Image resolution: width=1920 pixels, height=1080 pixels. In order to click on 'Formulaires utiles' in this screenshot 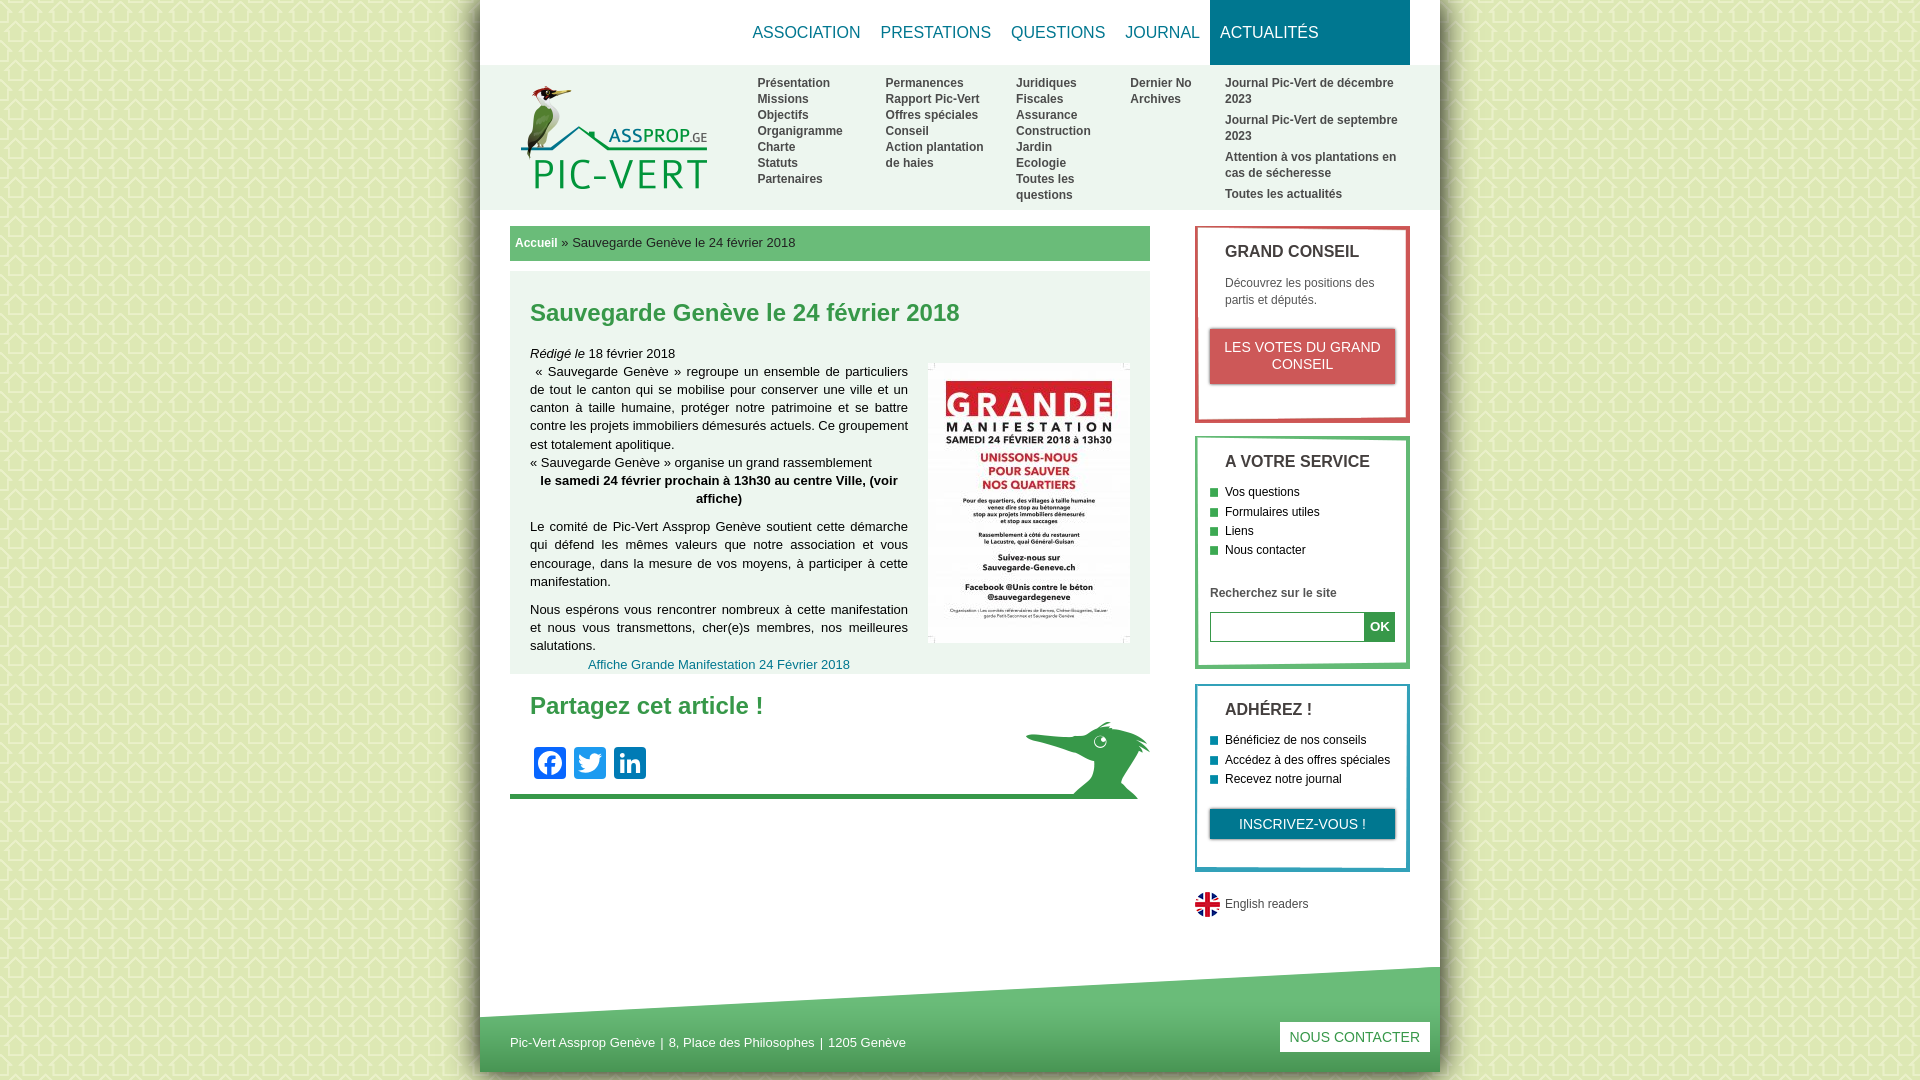, I will do `click(1271, 511)`.